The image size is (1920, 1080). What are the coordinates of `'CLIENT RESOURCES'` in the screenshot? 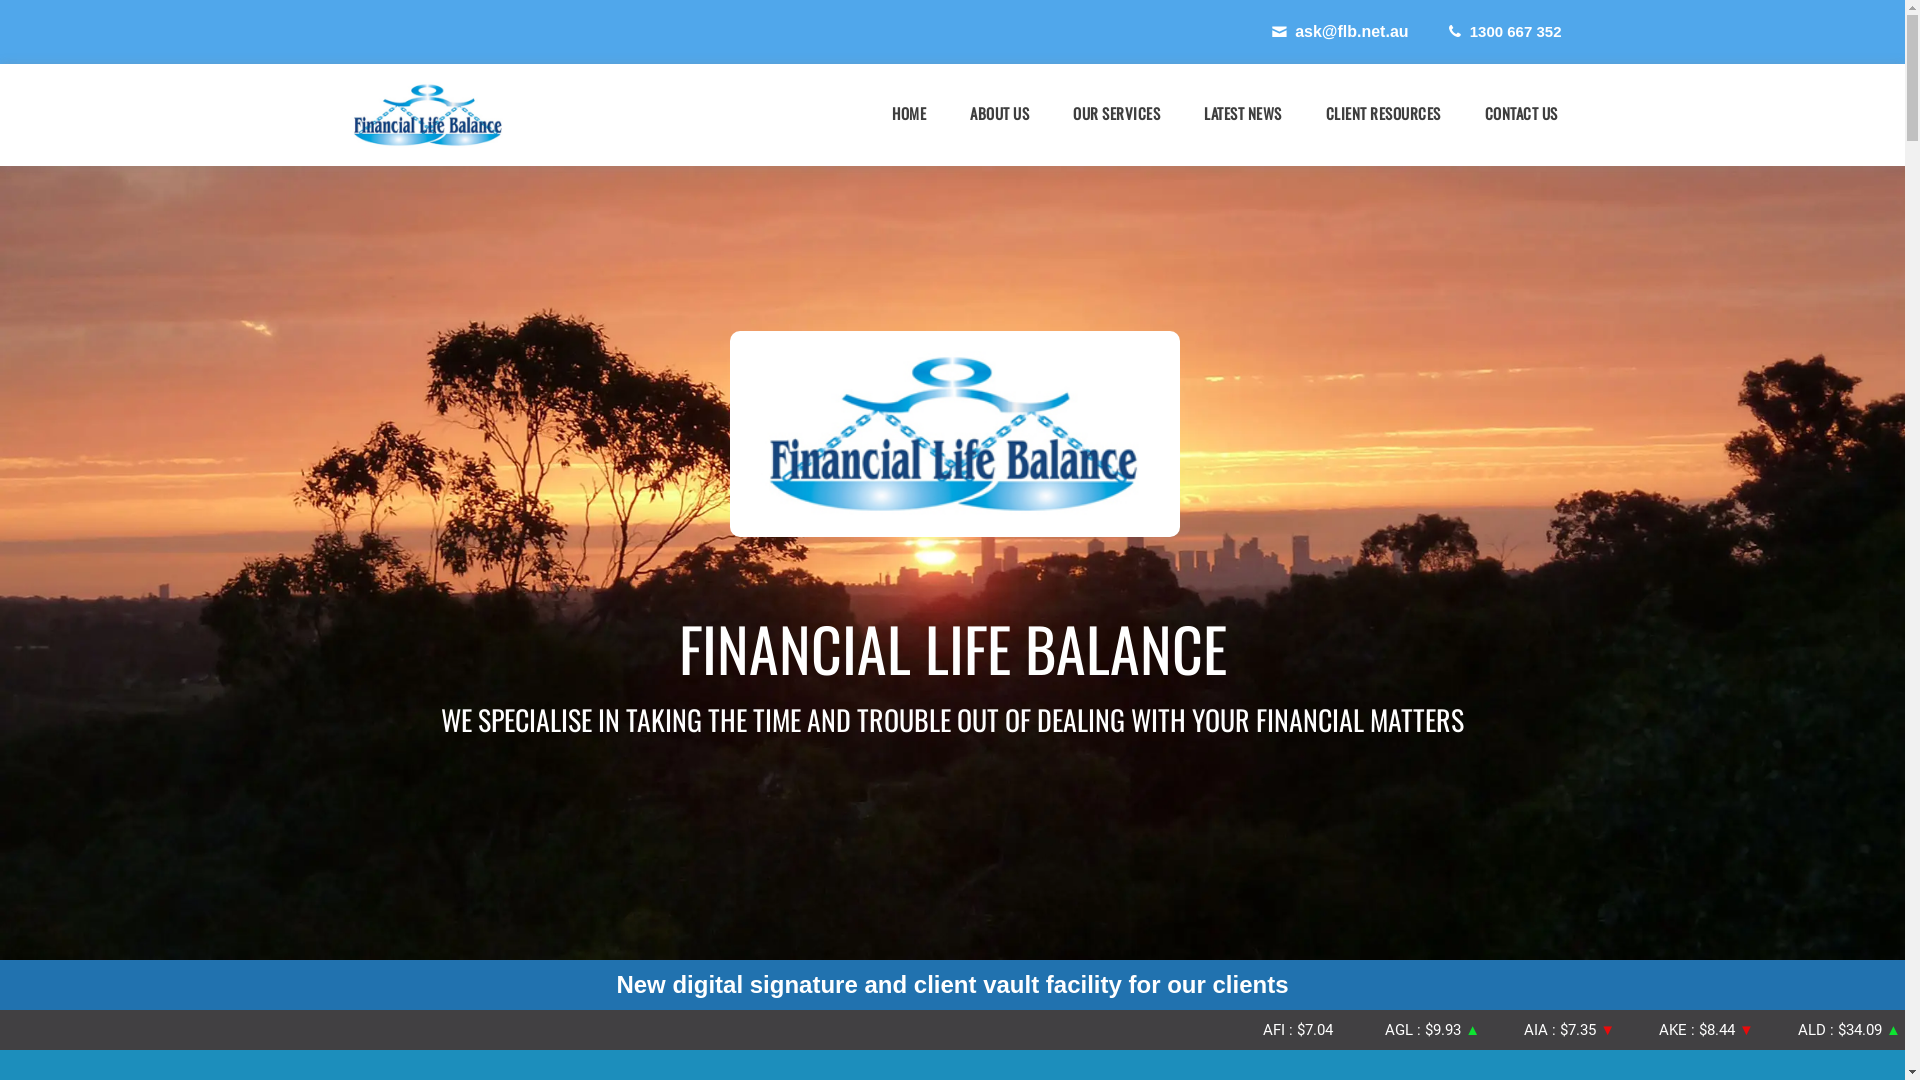 It's located at (1382, 113).